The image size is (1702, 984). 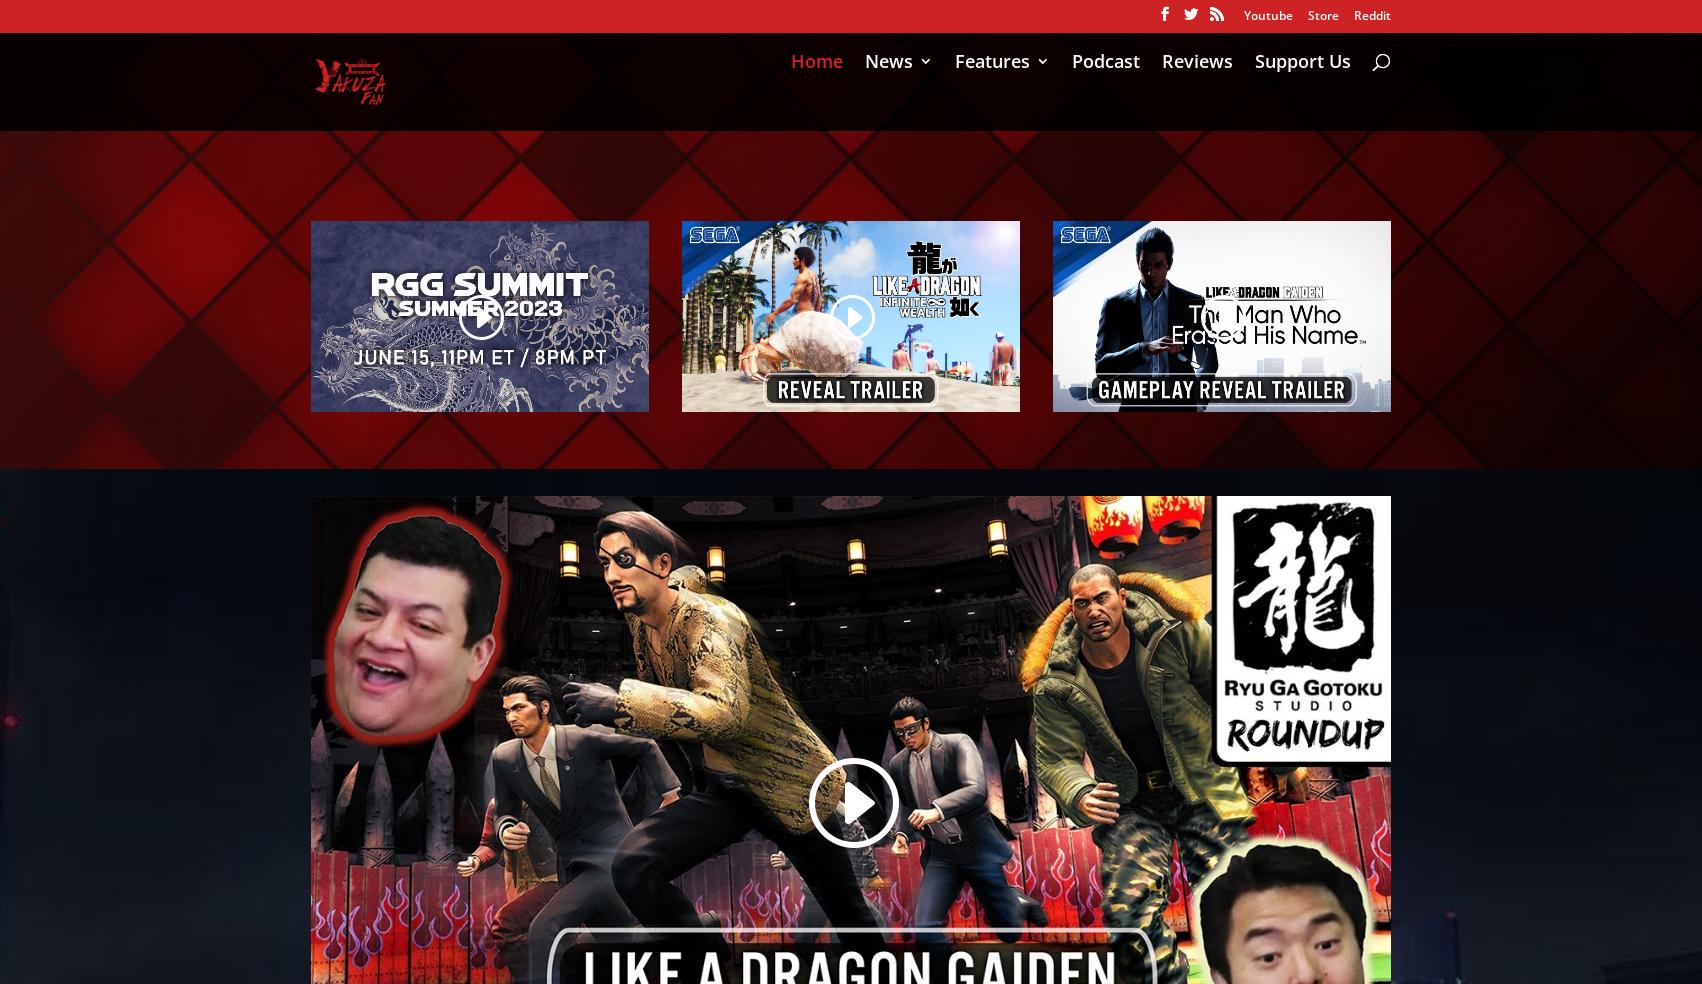 I want to click on 'Merch', so click(x=1021, y=375).